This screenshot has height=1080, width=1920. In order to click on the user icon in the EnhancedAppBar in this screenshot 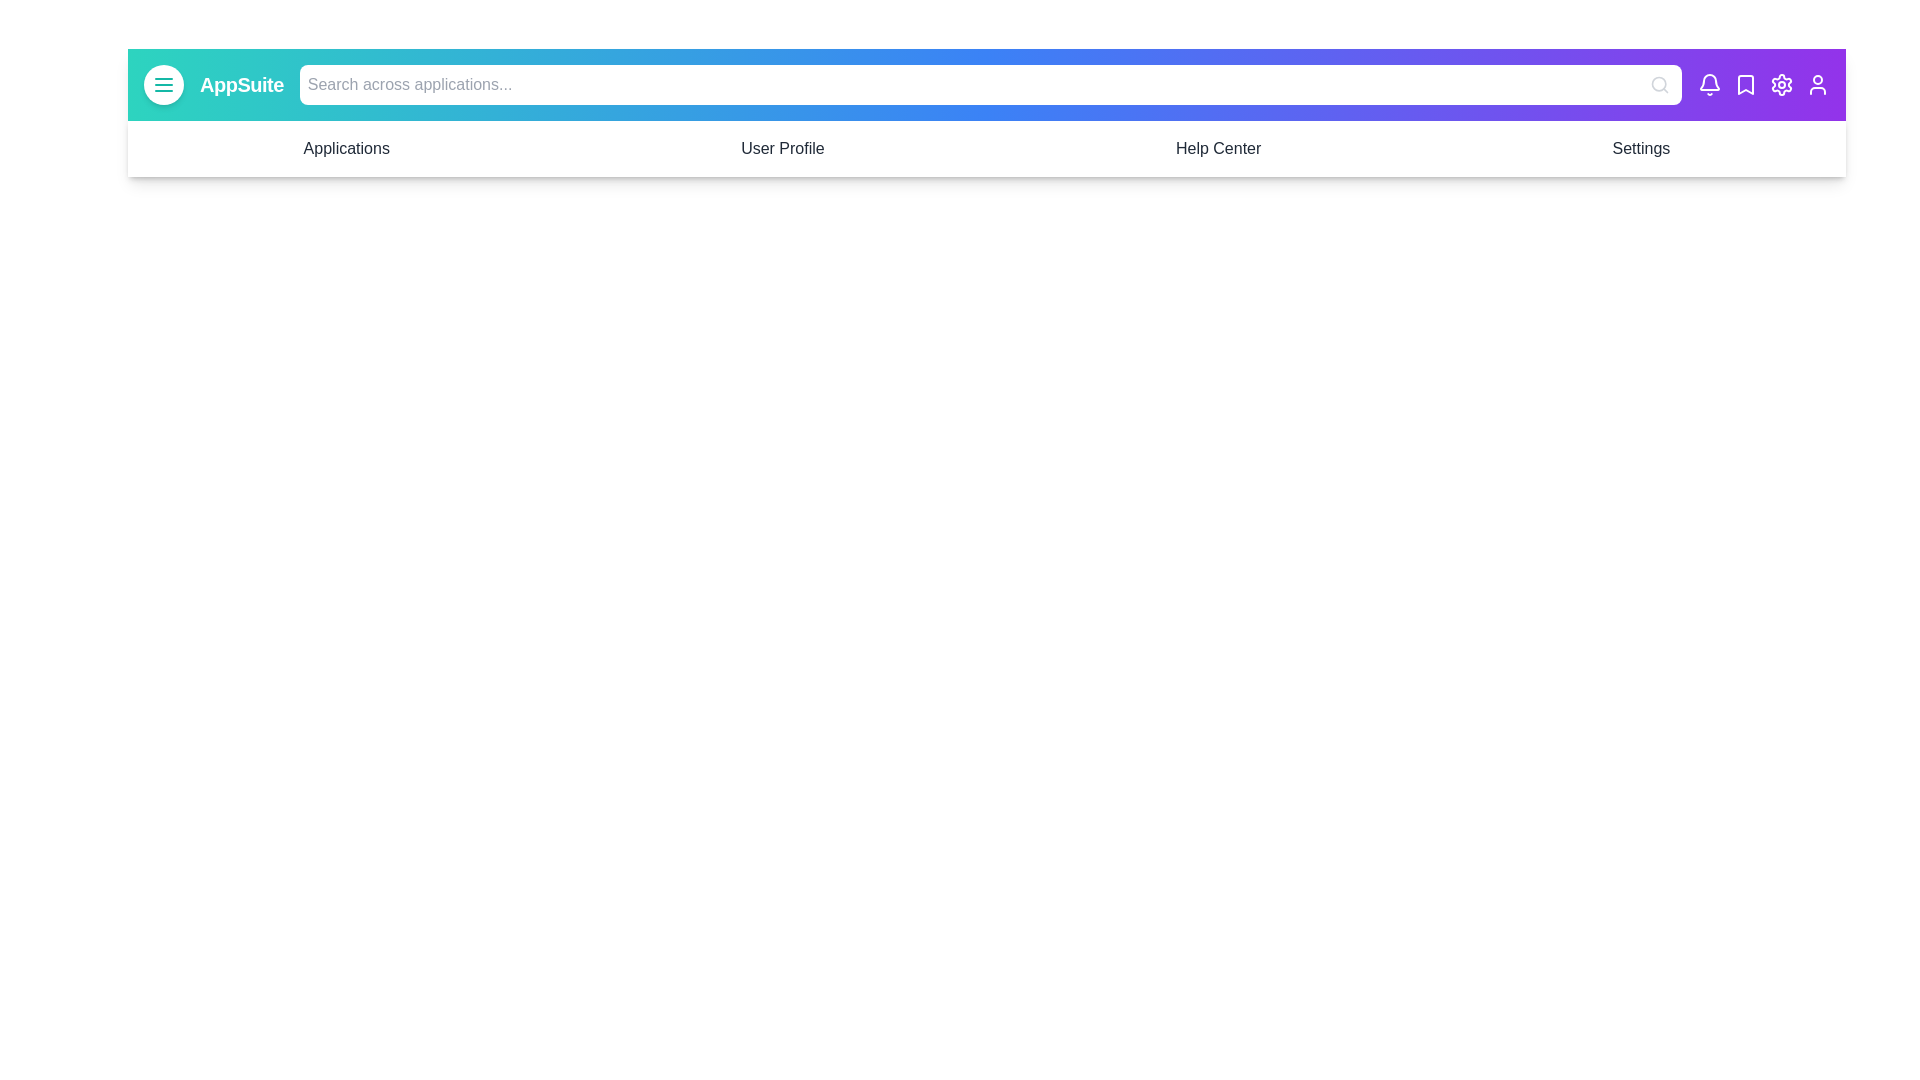, I will do `click(1818, 83)`.